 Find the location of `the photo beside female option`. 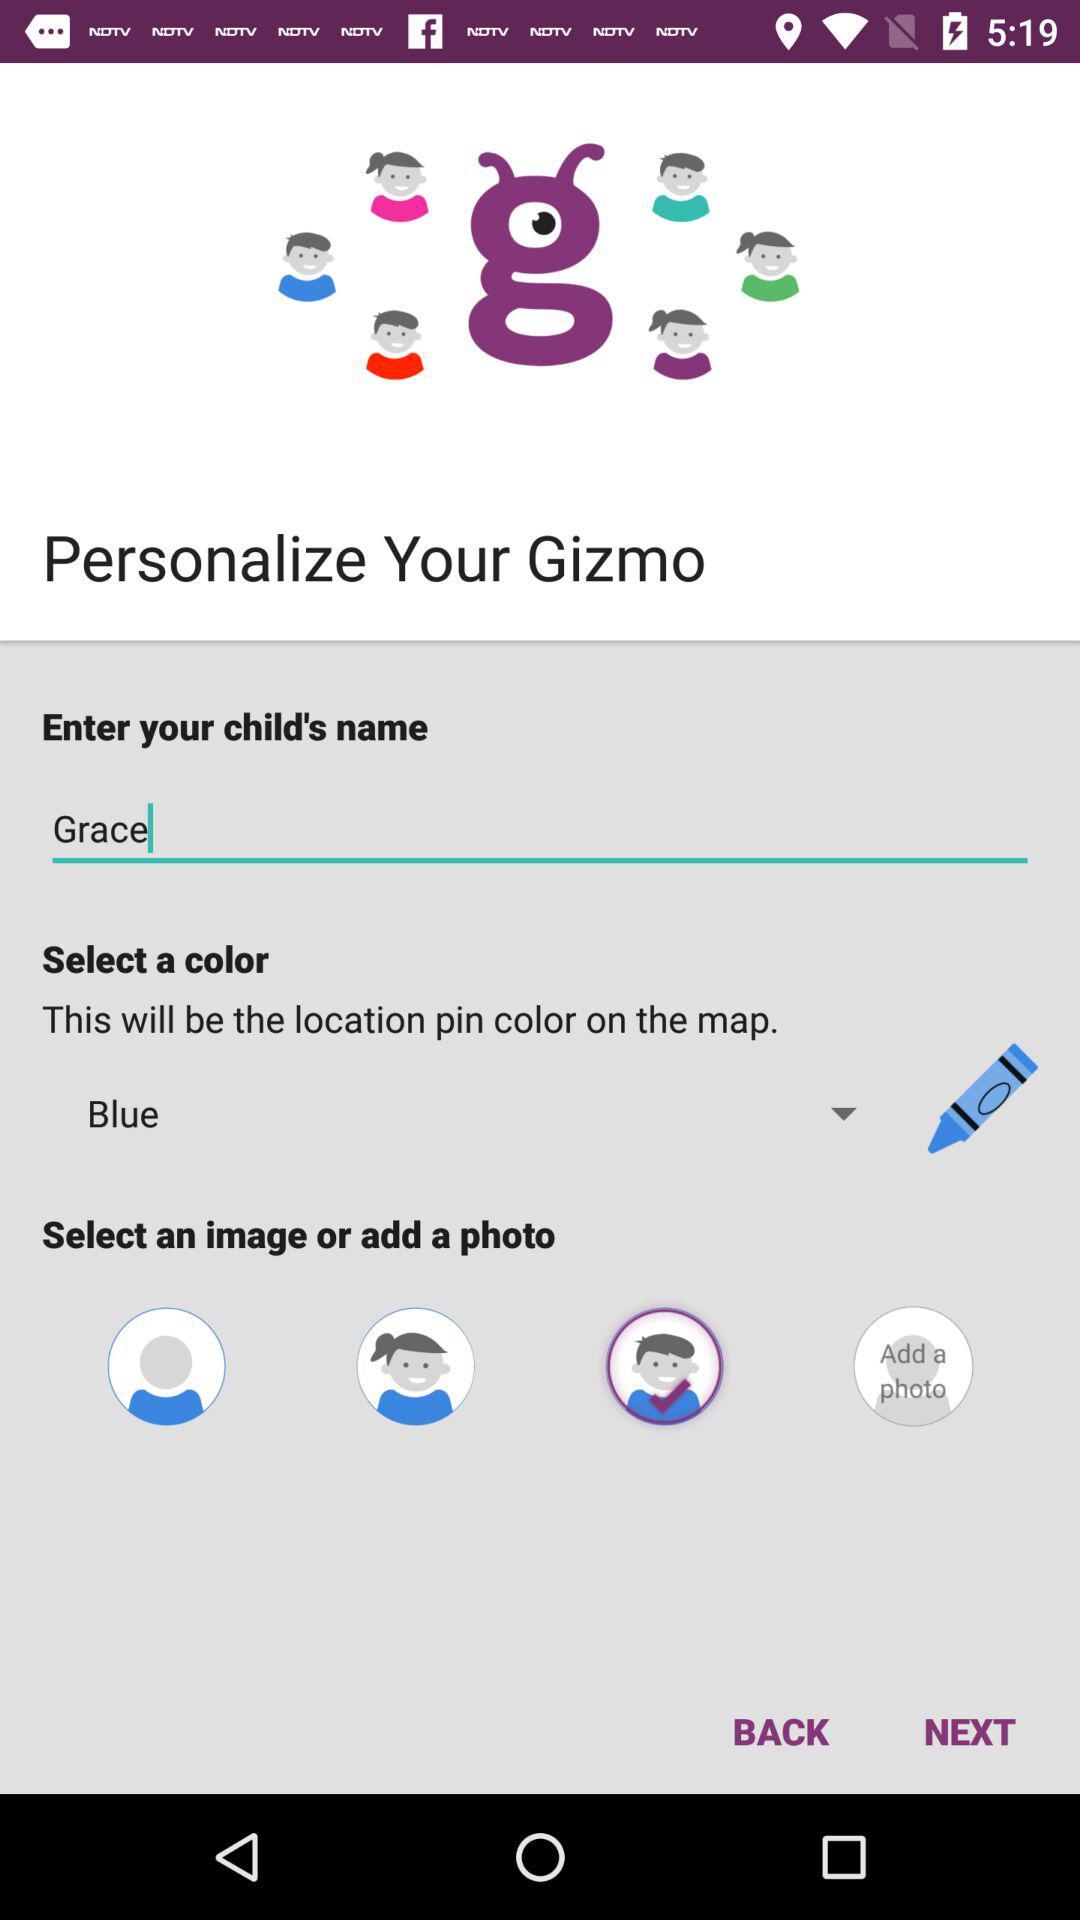

the photo beside female option is located at coordinates (664, 1365).